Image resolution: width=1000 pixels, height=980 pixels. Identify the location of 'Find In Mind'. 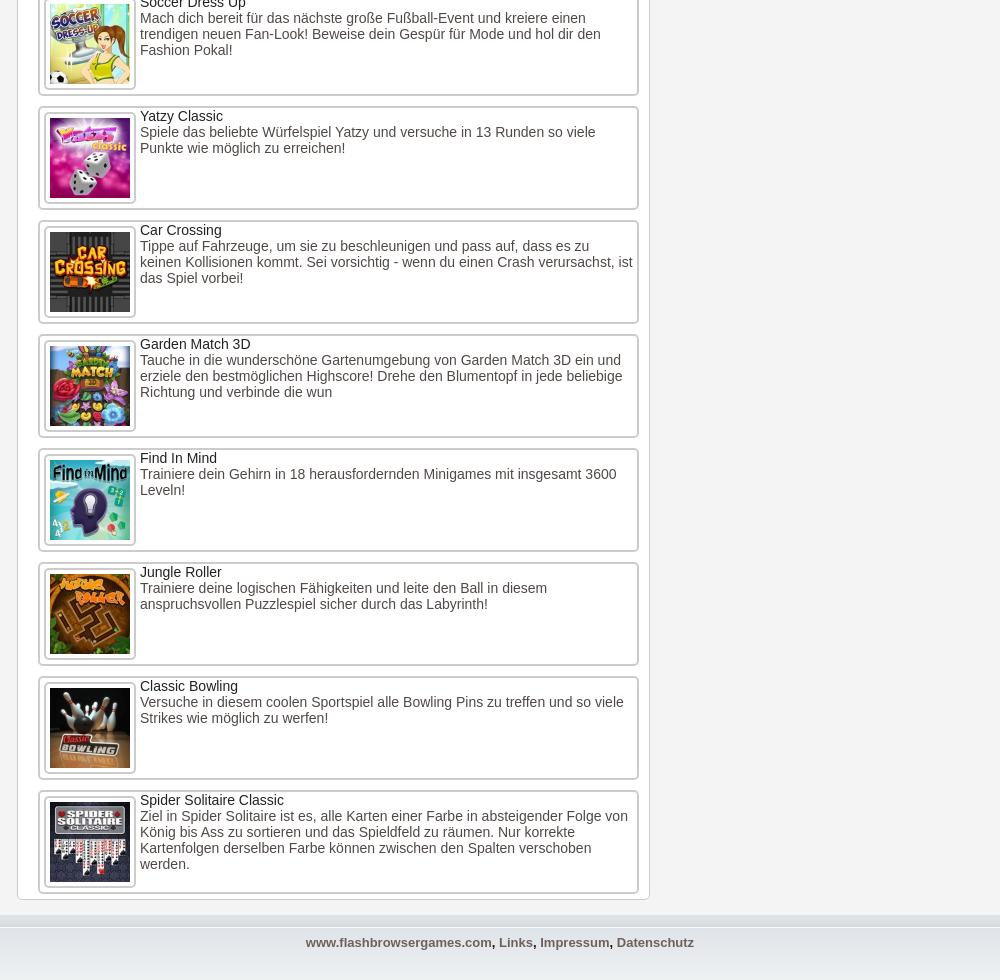
(178, 457).